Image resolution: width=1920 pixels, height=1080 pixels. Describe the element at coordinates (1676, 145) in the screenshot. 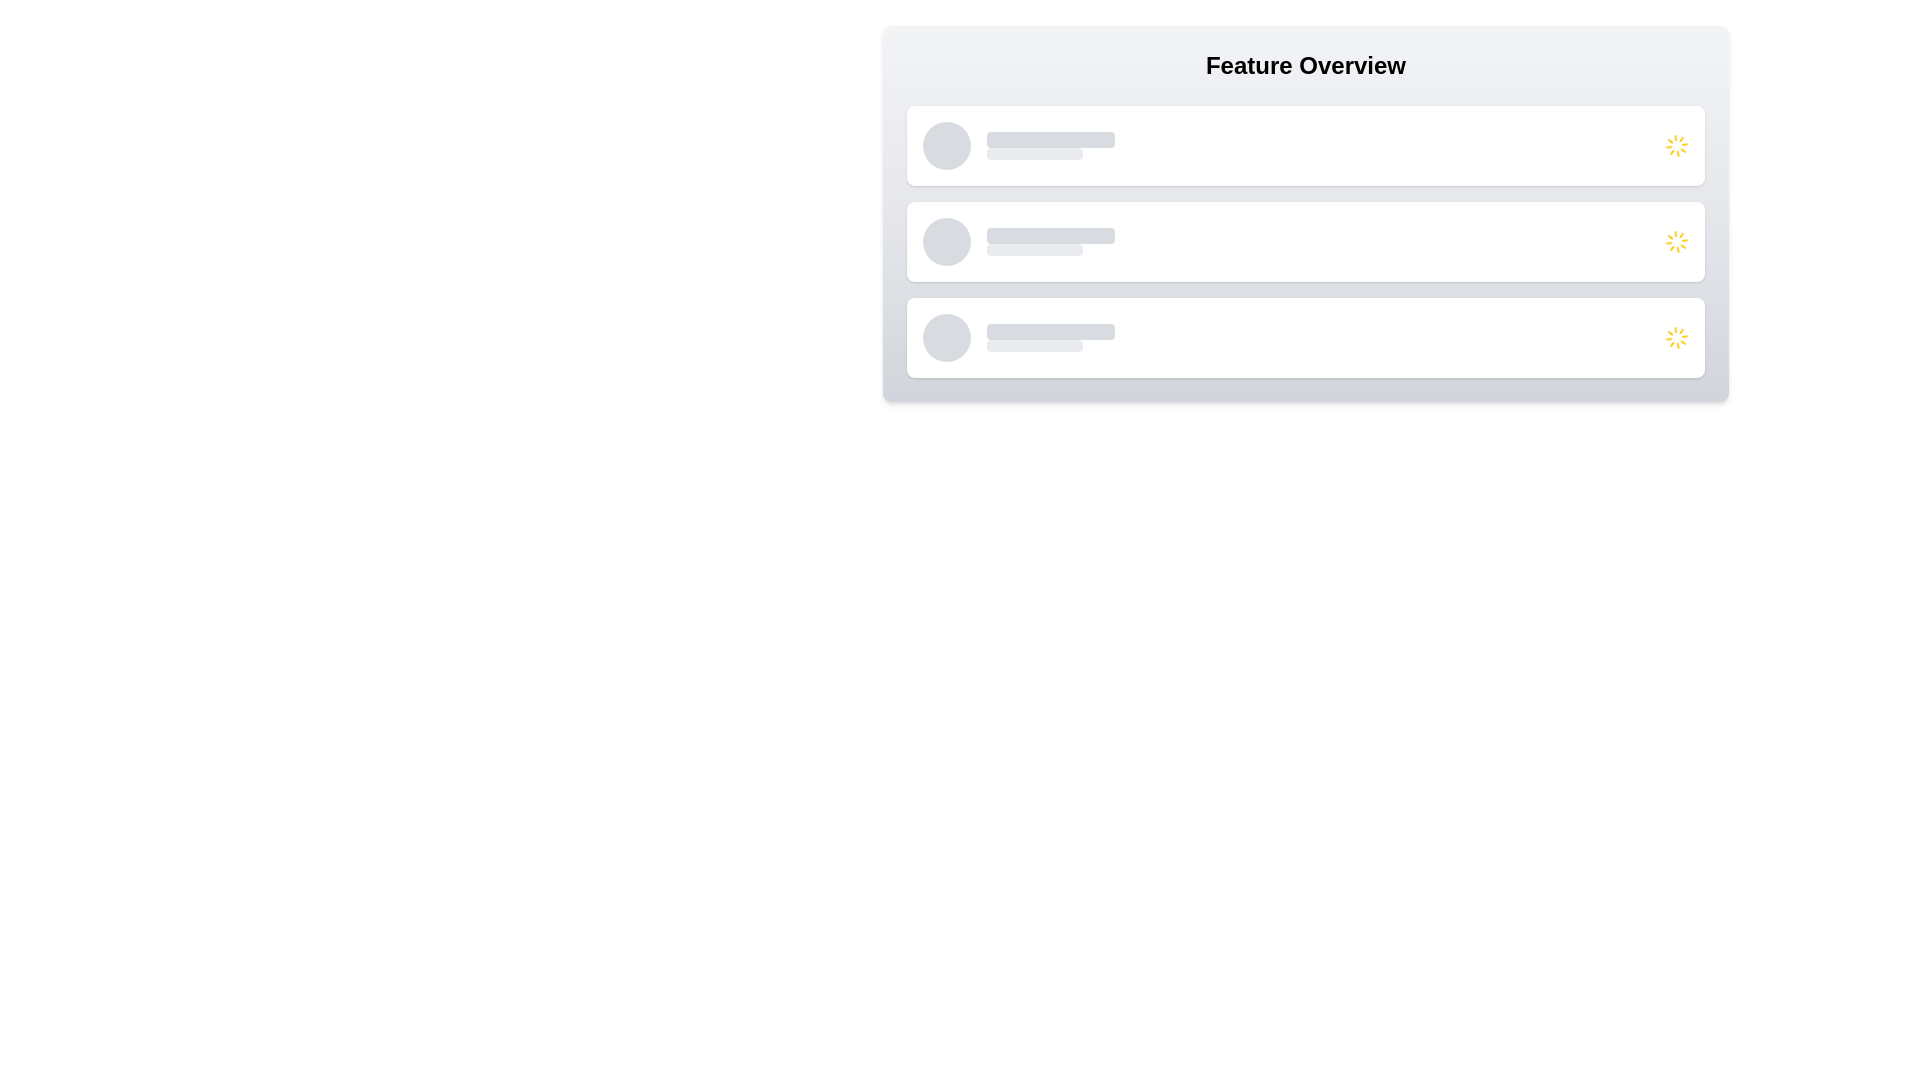

I see `the topmost circular spinner icon located on the right side of the first row in a vertically stacked list of identical yellow spinner icons` at that location.